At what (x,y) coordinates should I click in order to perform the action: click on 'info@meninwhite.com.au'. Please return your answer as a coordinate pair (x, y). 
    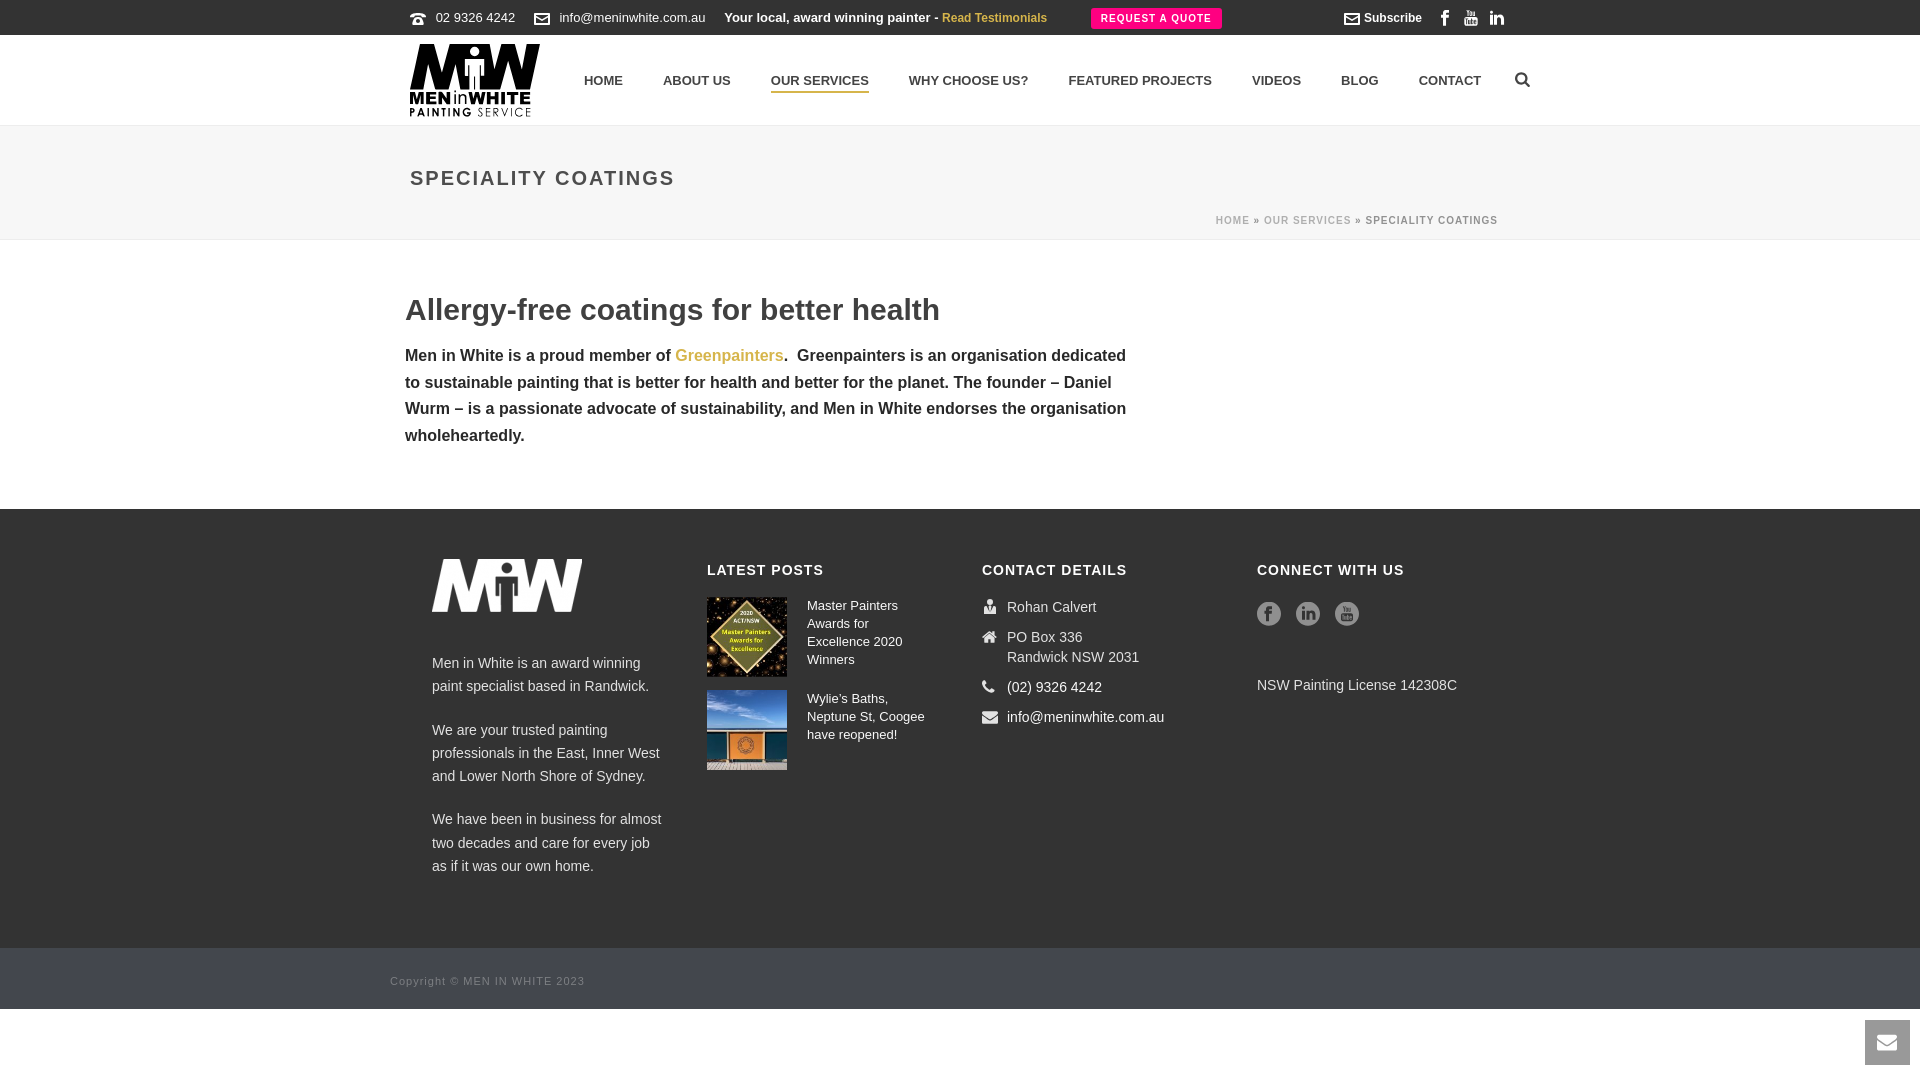
    Looking at the image, I should click on (1084, 716).